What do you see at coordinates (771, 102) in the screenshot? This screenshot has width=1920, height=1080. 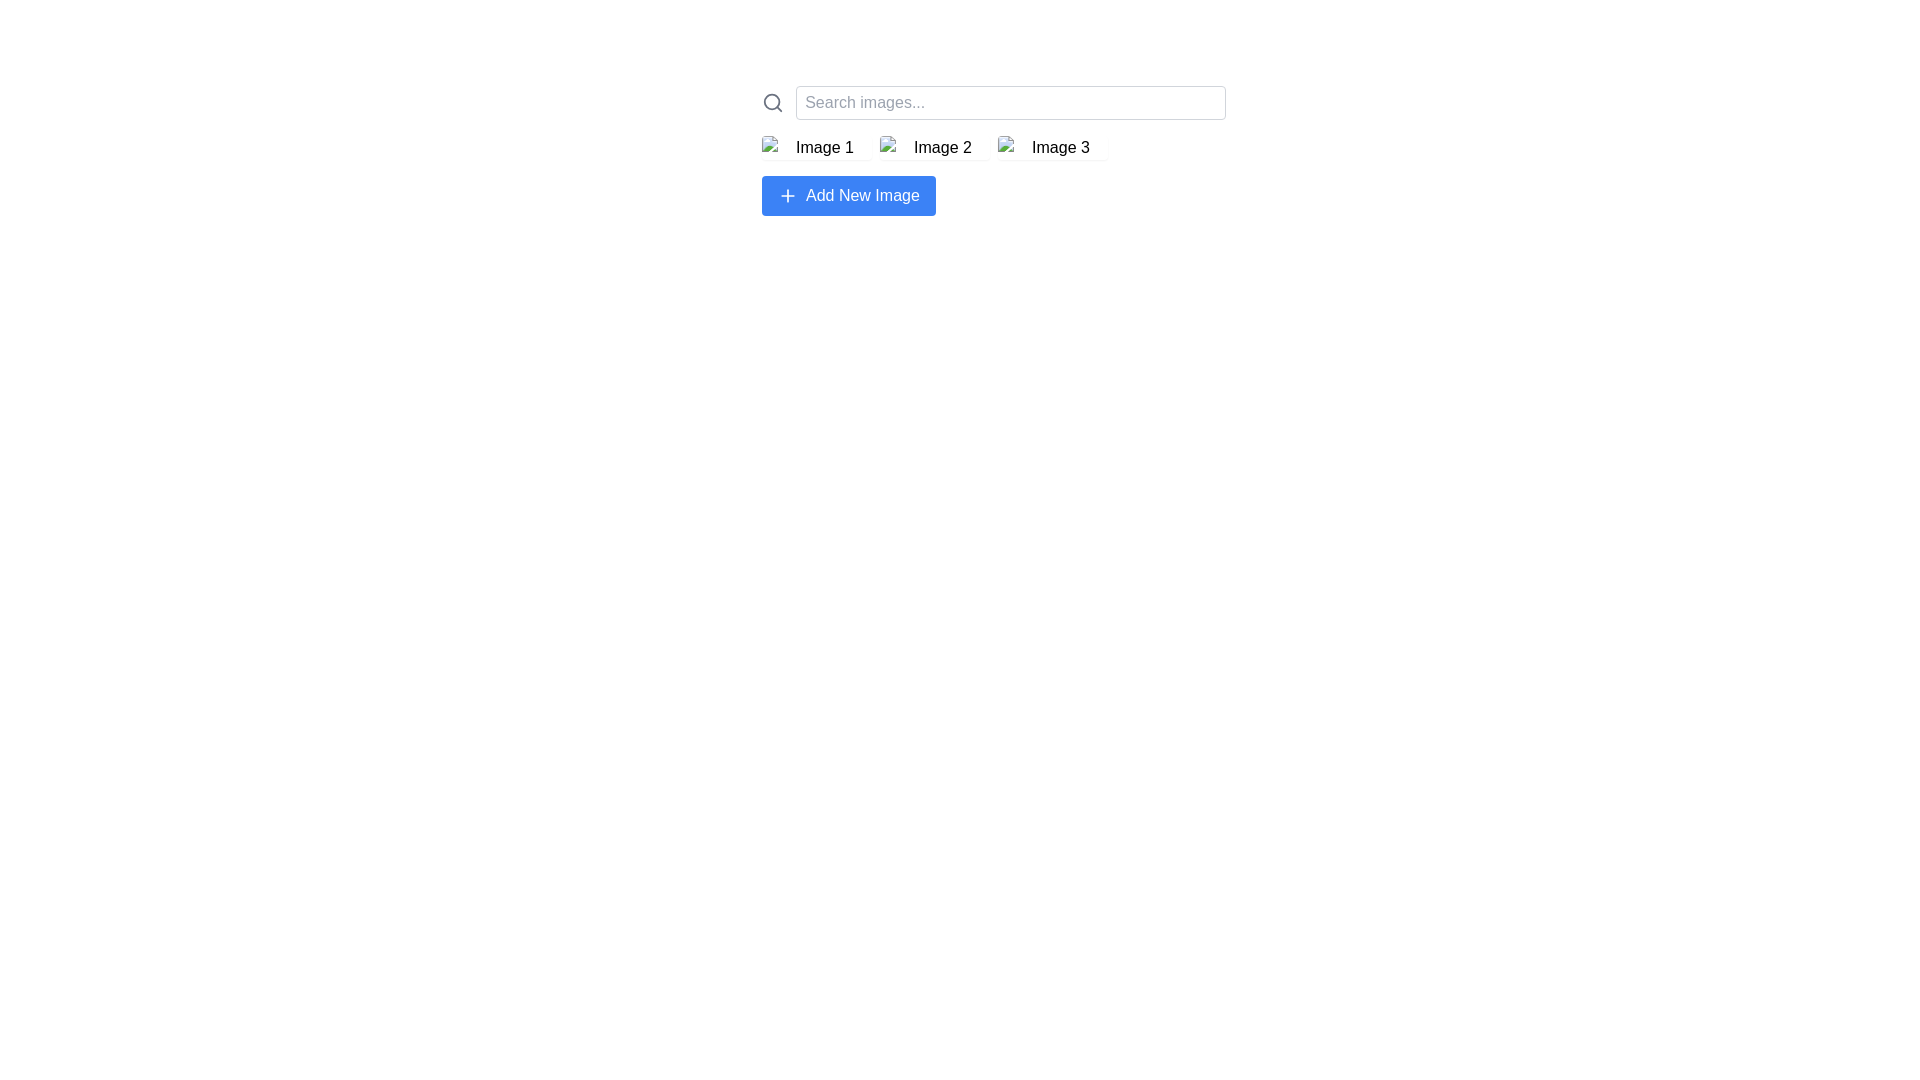 I see `the central circular part of the magnifying glass icon located at the top-left corner of the interface` at bounding box center [771, 102].